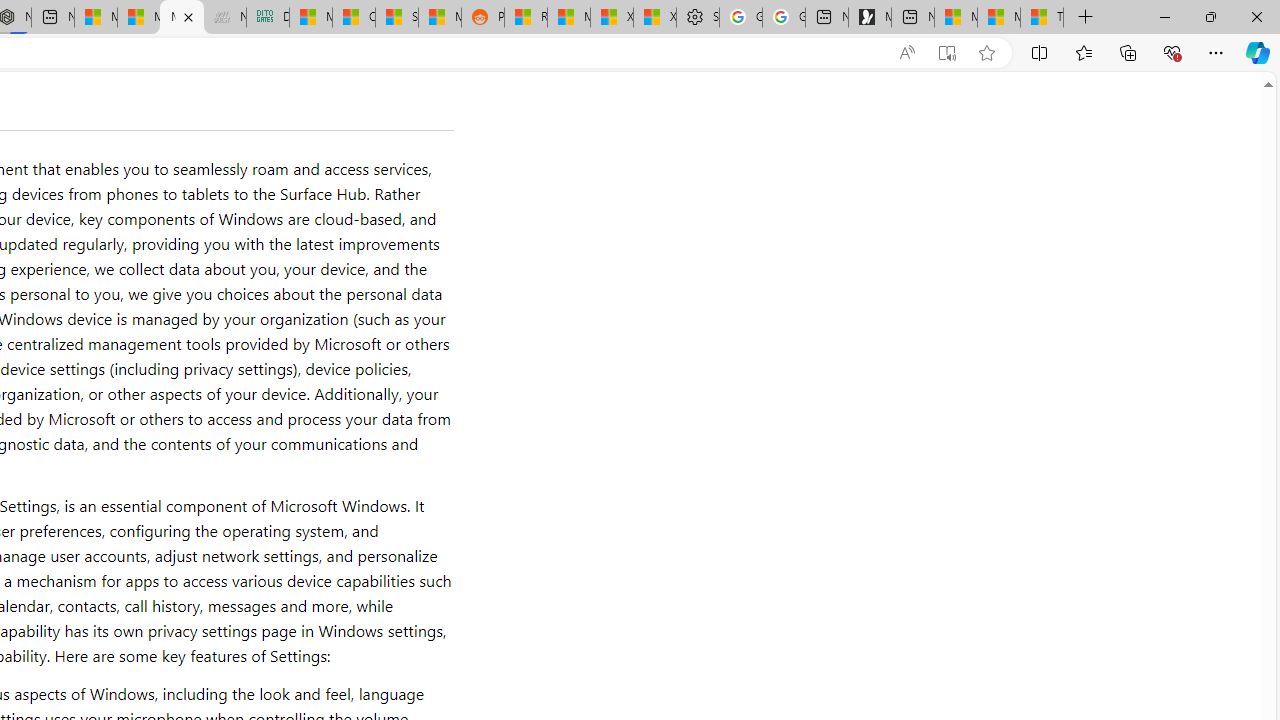  Describe the element at coordinates (869, 17) in the screenshot. I see `'Microsoft Start Gaming'` at that location.